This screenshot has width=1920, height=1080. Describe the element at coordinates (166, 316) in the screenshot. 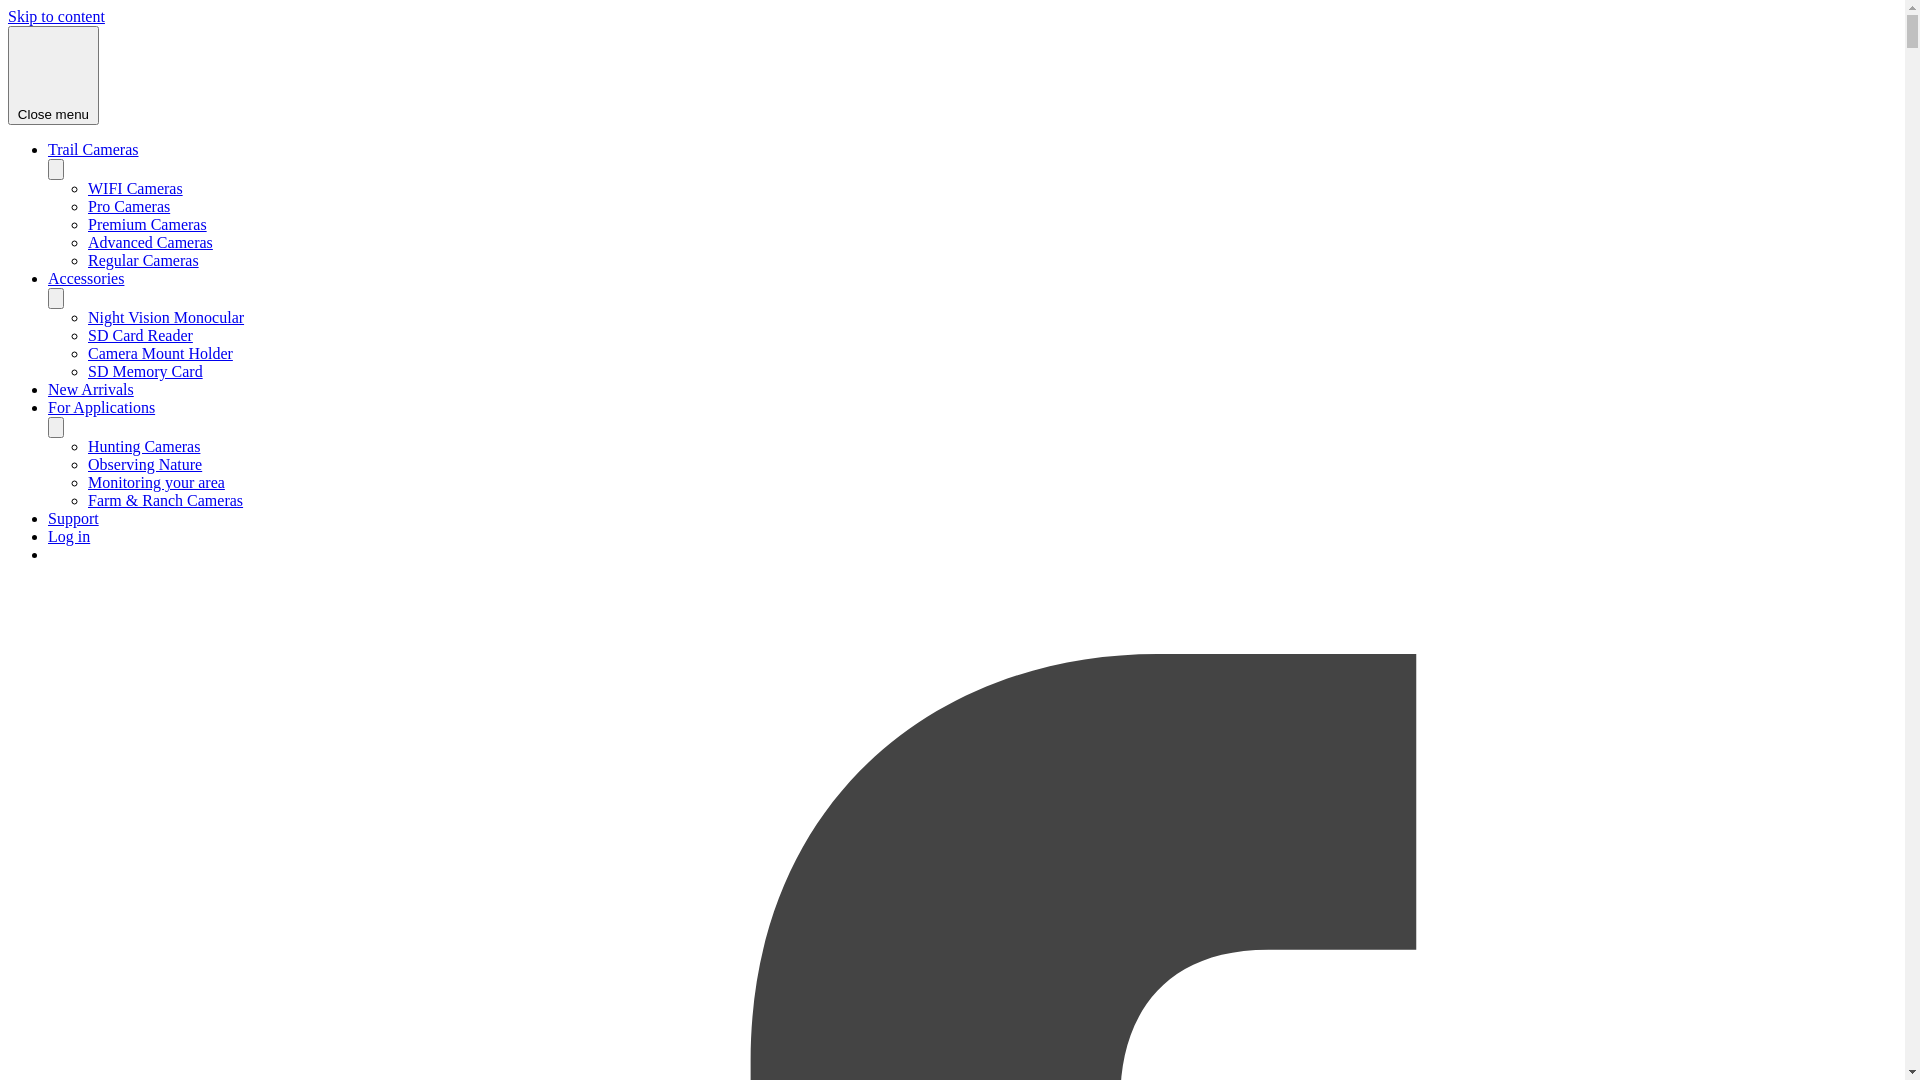

I see `'Night Vision Monocular'` at that location.